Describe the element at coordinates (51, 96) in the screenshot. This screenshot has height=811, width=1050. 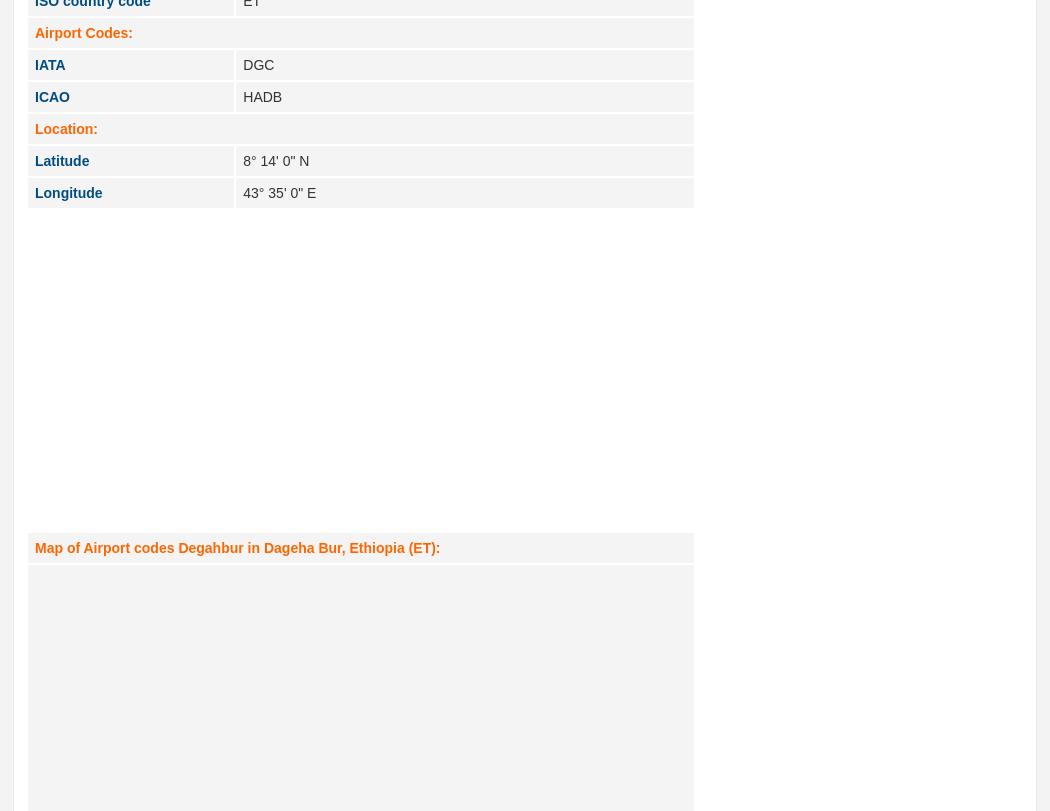
I see `'ICAO'` at that location.